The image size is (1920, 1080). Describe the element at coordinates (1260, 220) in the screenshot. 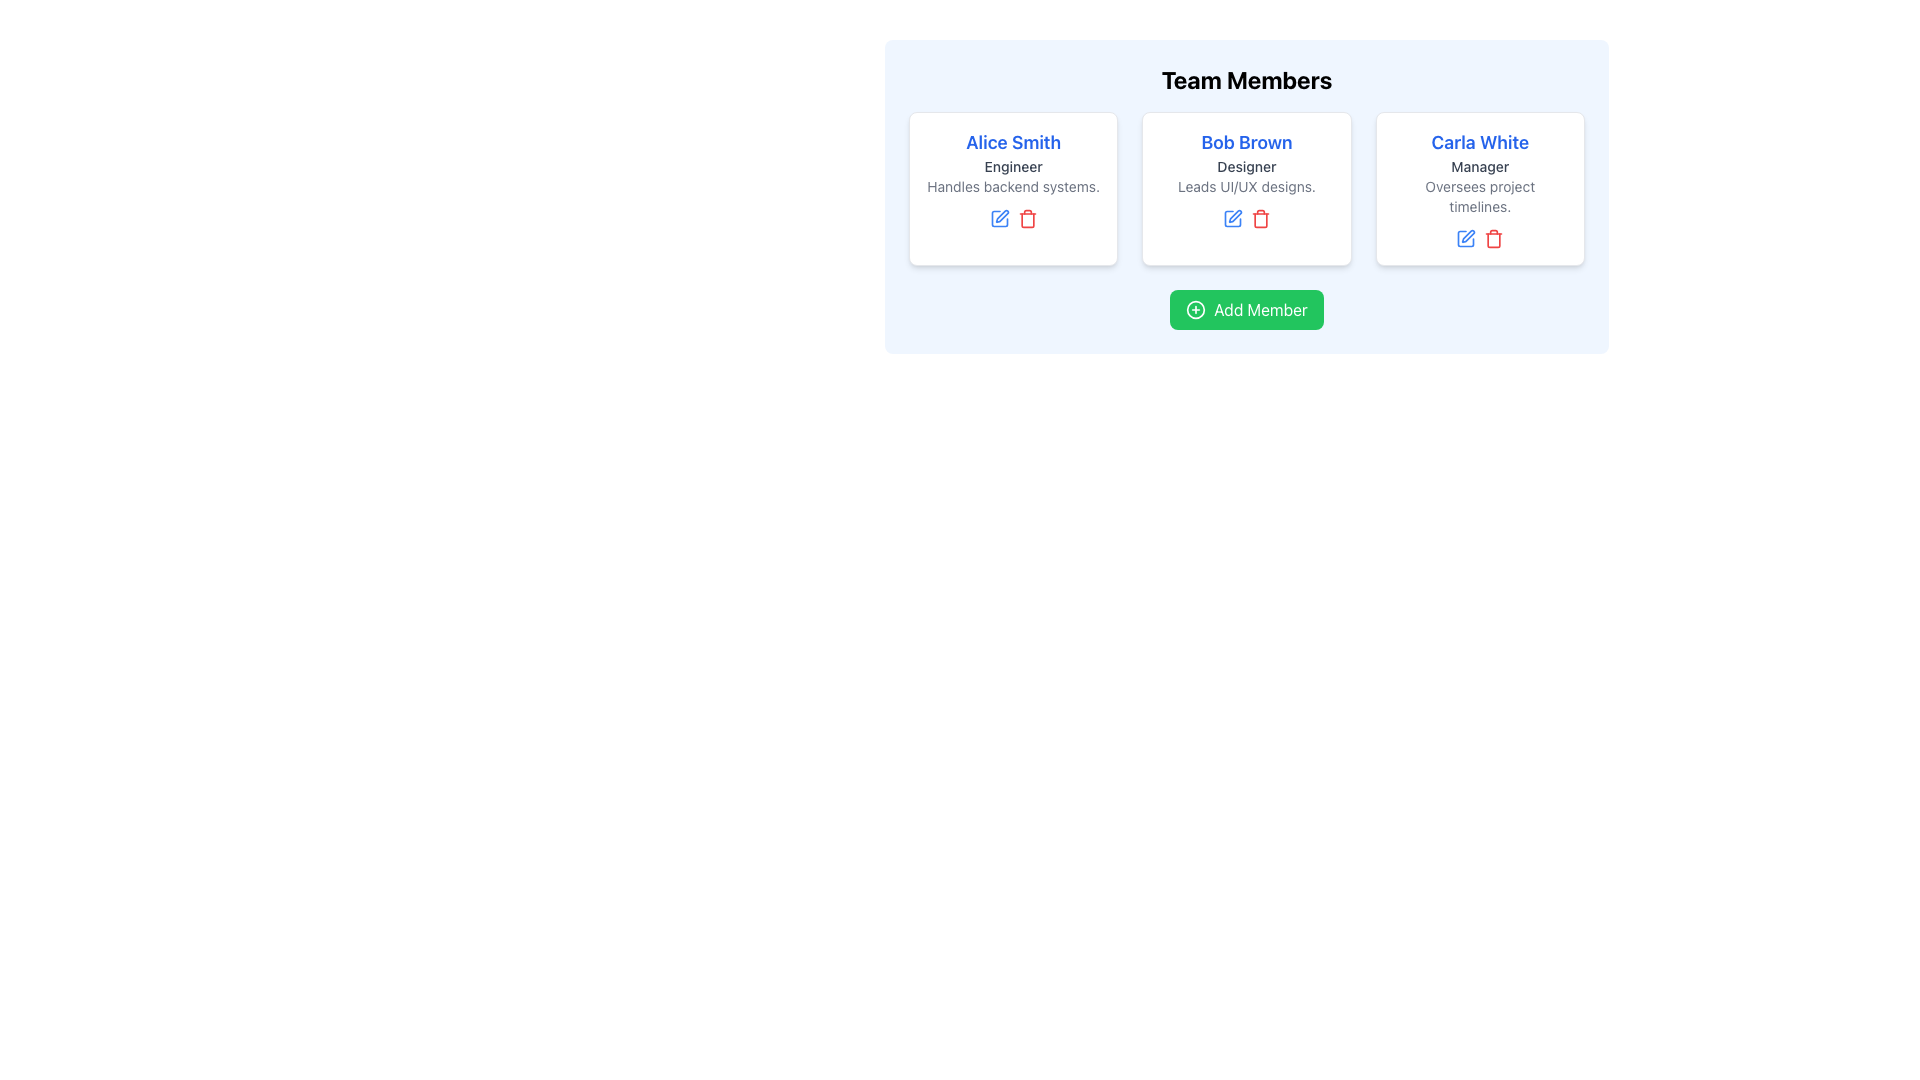

I see `the delete icon located at the bottom of Bob Brown's team member card` at that location.